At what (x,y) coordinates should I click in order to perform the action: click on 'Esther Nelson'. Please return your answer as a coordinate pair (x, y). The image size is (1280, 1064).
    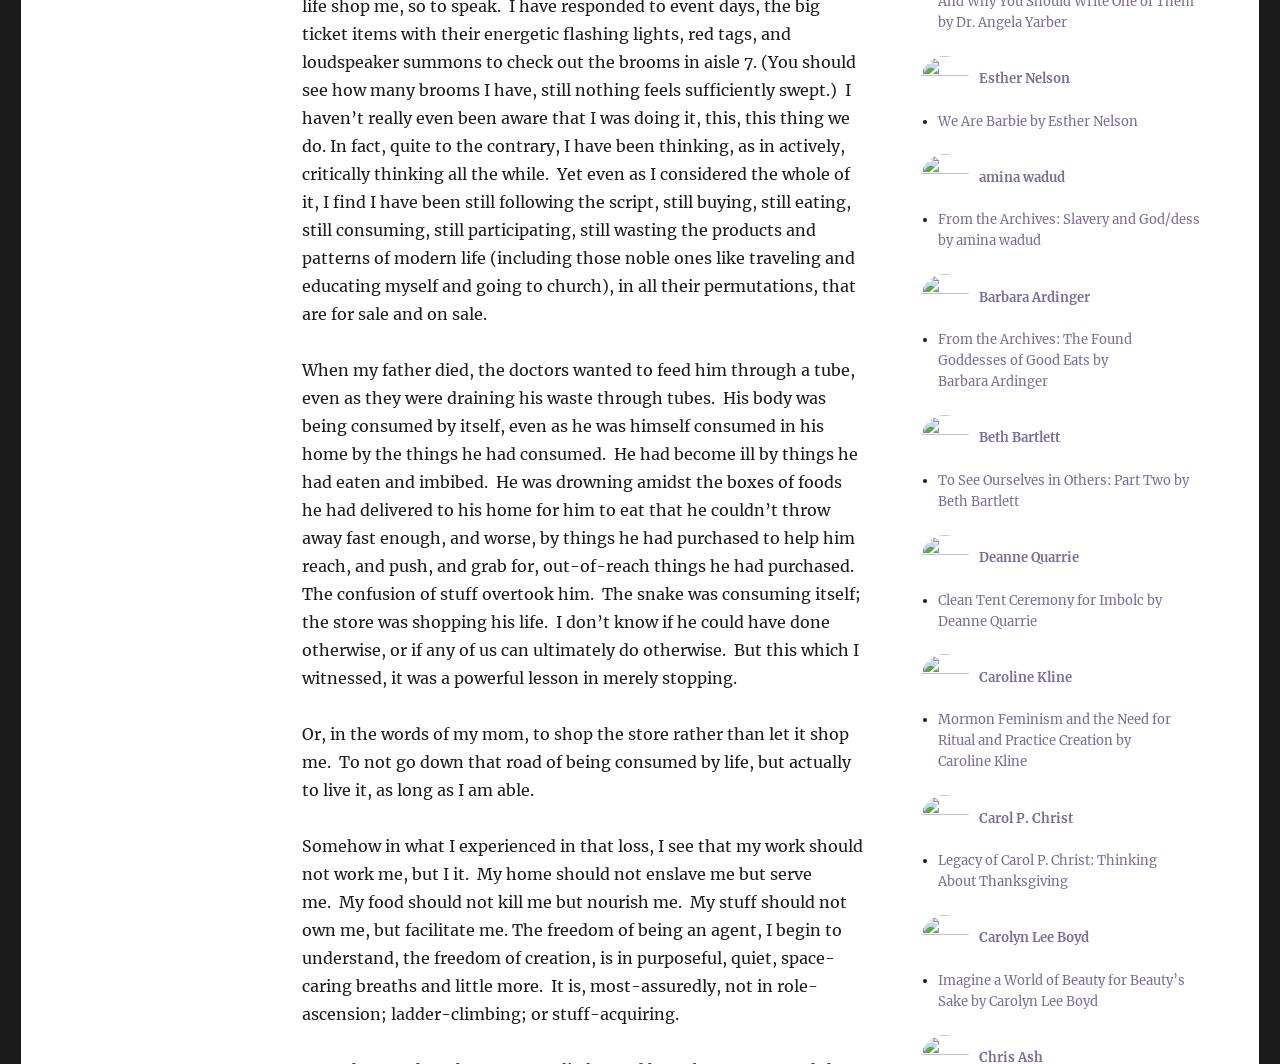
    Looking at the image, I should click on (1024, 78).